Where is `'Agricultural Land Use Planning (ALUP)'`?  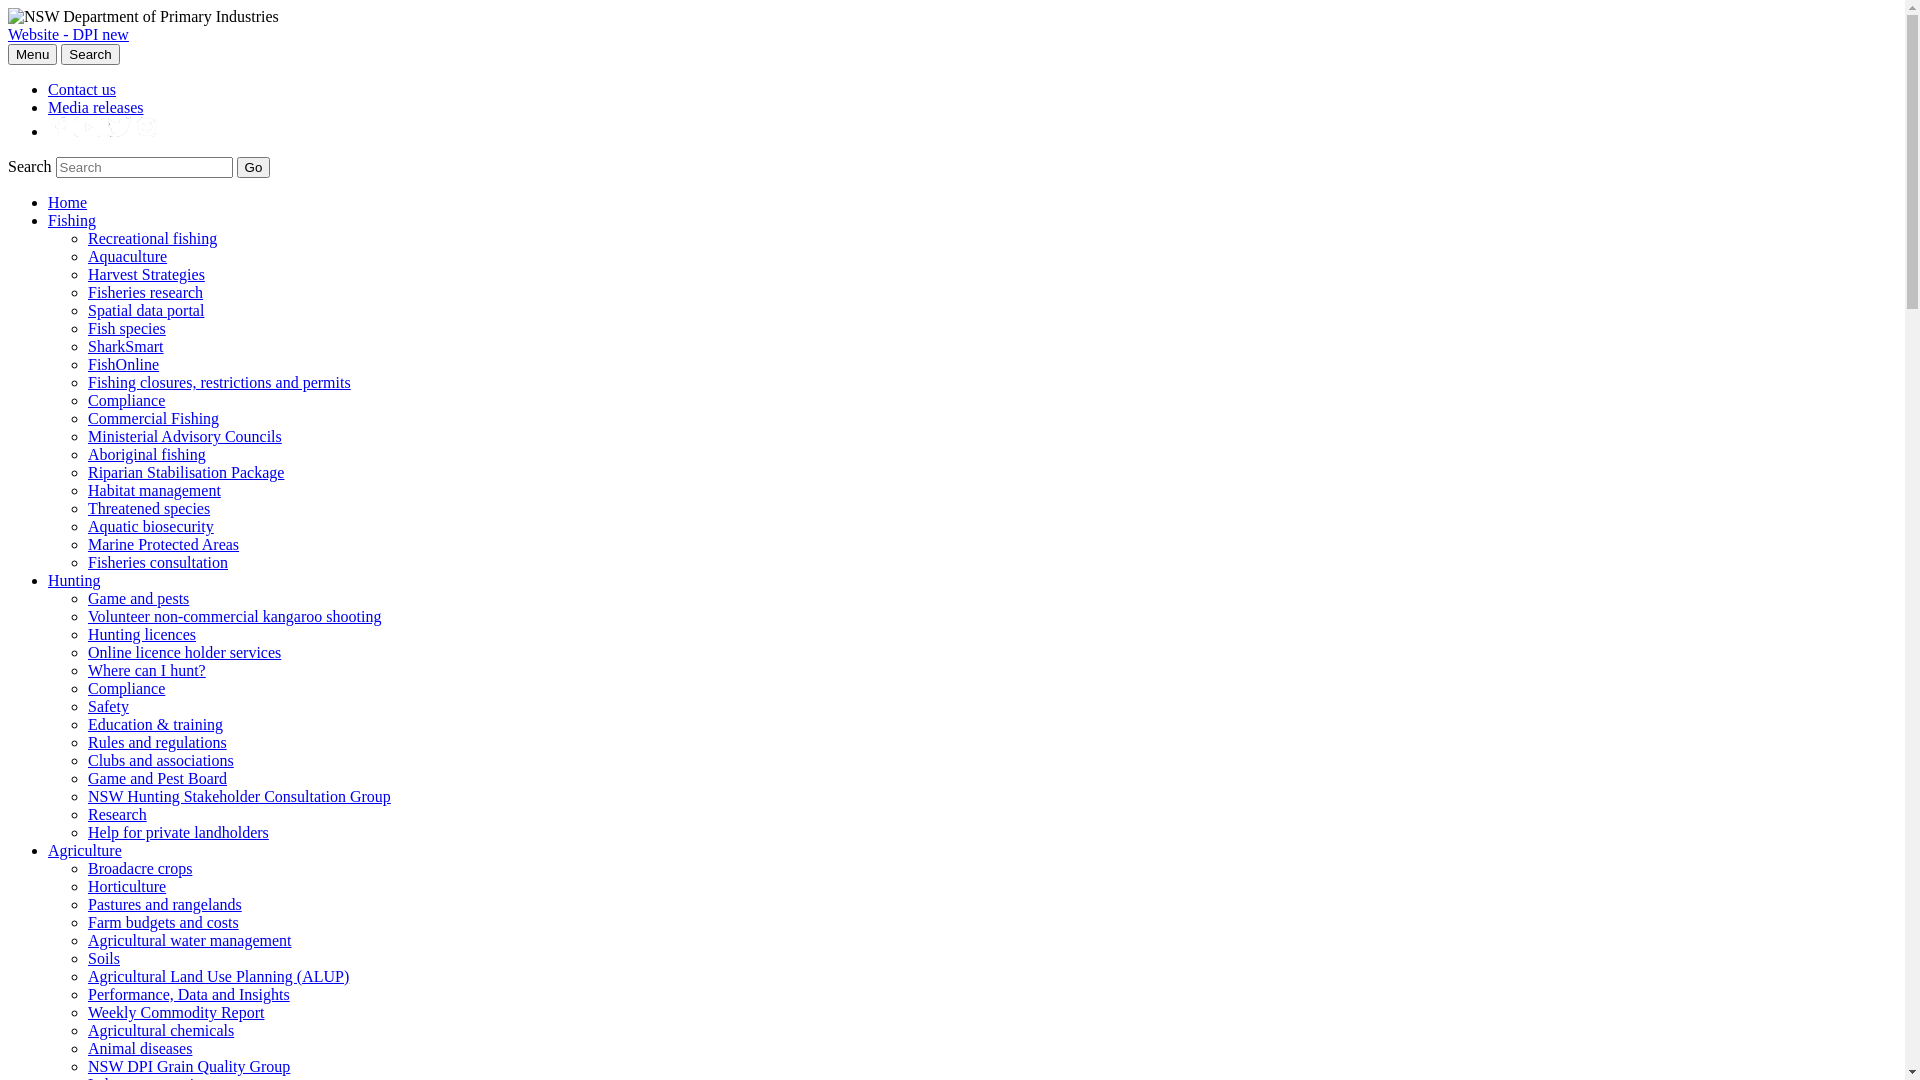
'Agricultural Land Use Planning (ALUP)' is located at coordinates (86, 975).